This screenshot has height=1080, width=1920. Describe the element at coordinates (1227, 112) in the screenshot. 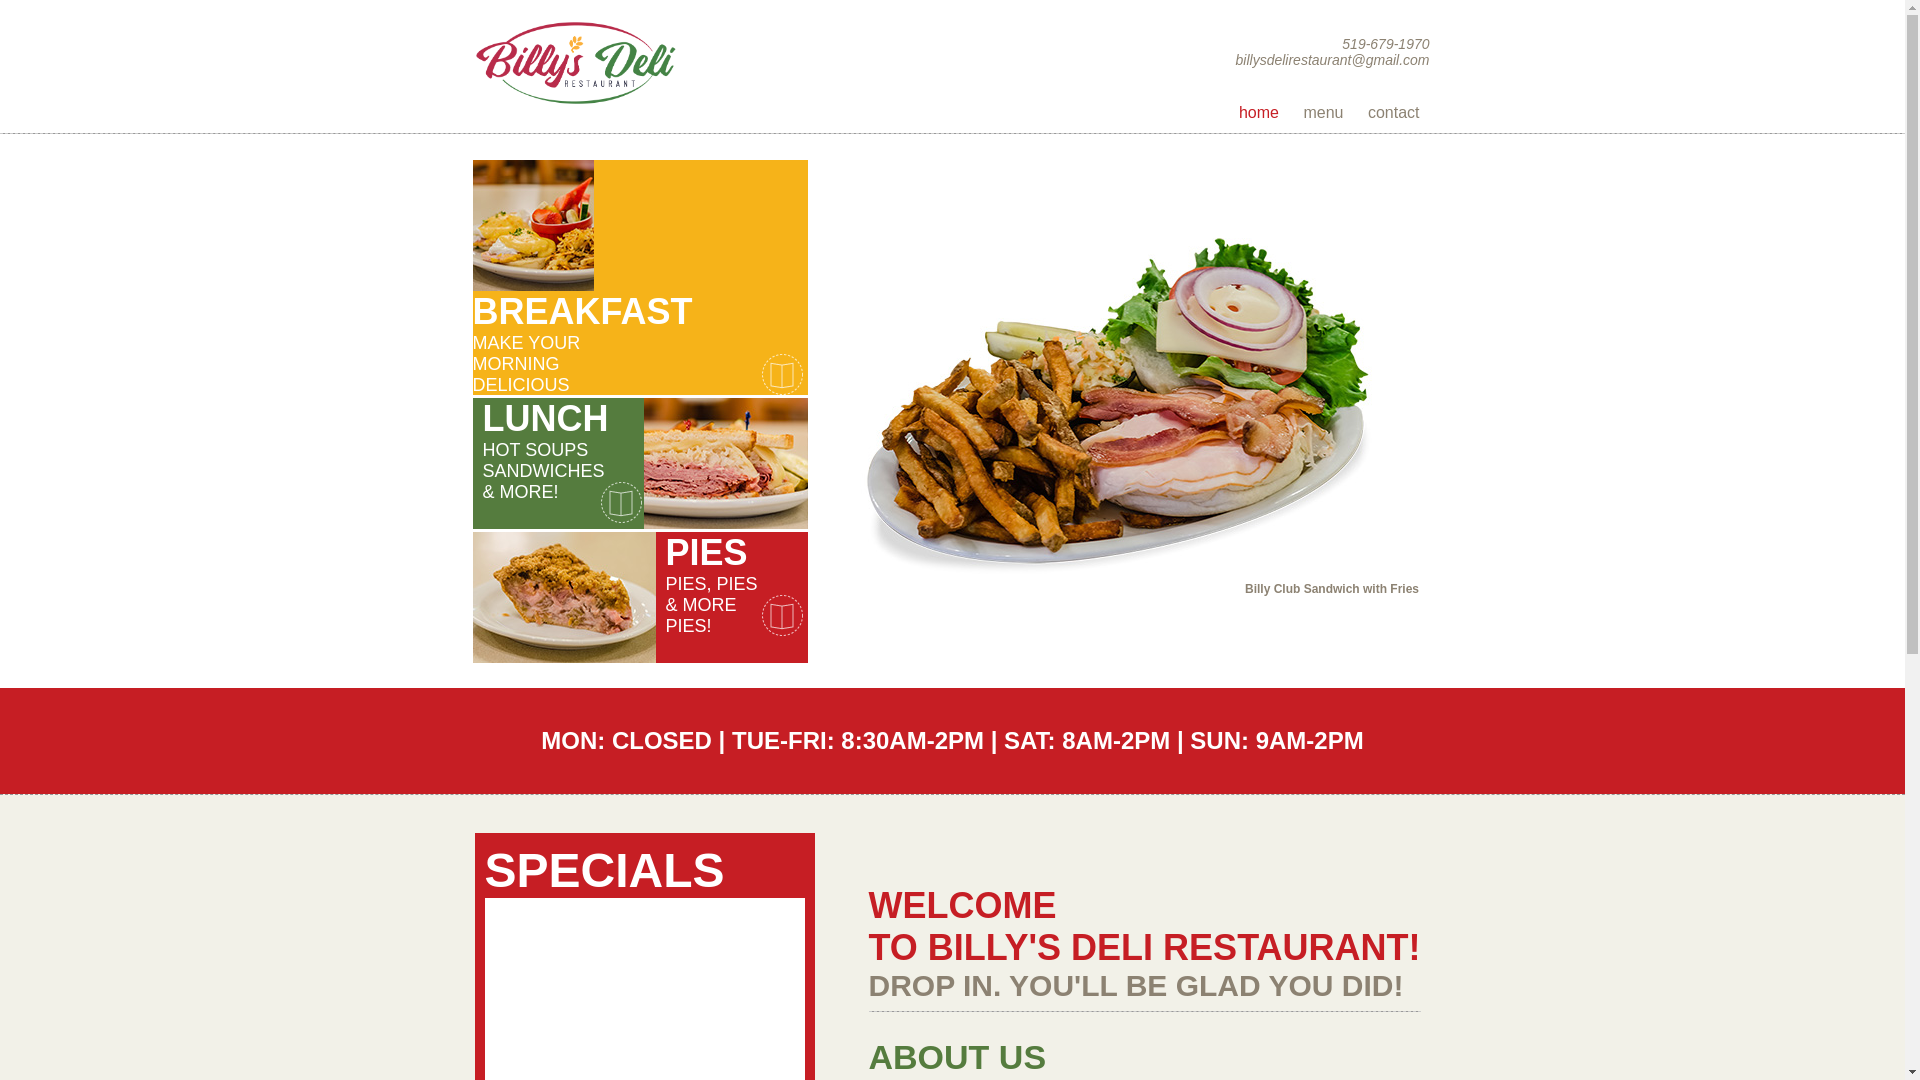

I see `'home'` at that location.